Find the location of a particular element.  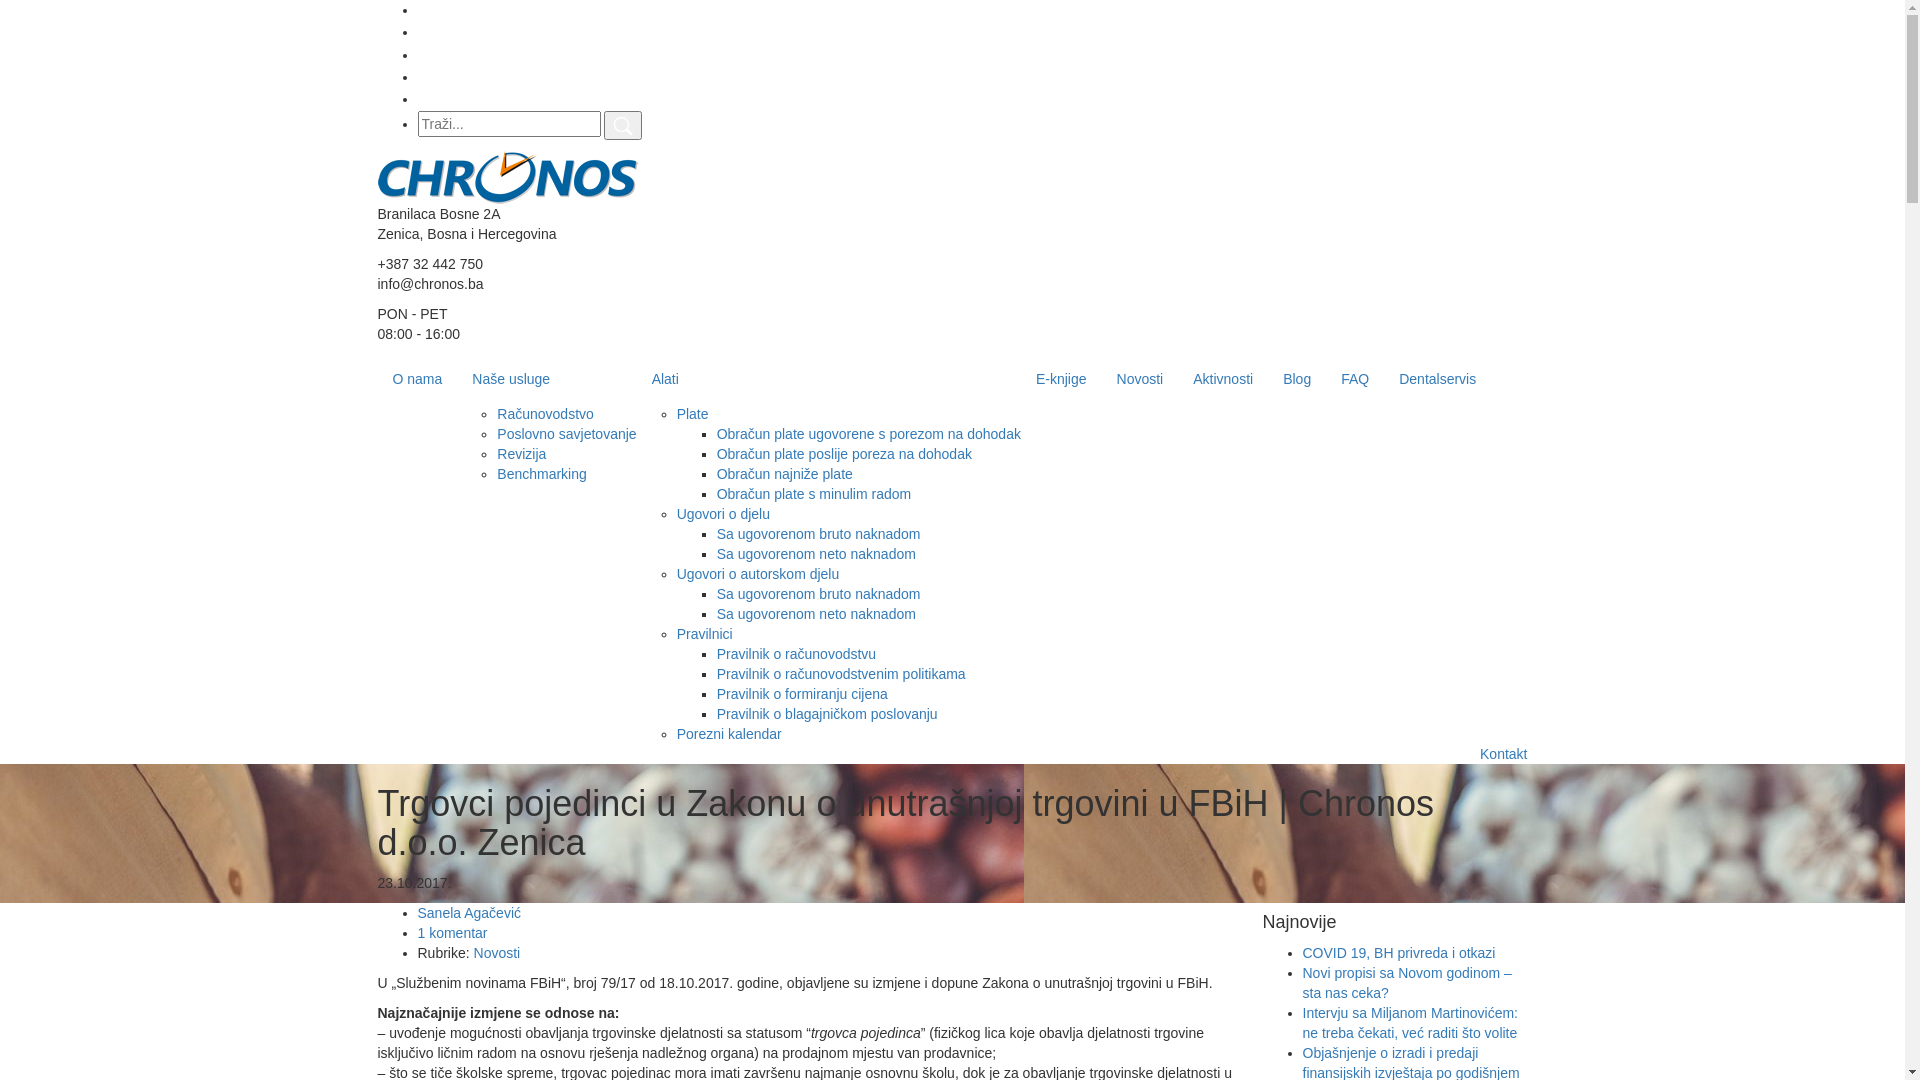

'Pravilnici' is located at coordinates (705, 633).